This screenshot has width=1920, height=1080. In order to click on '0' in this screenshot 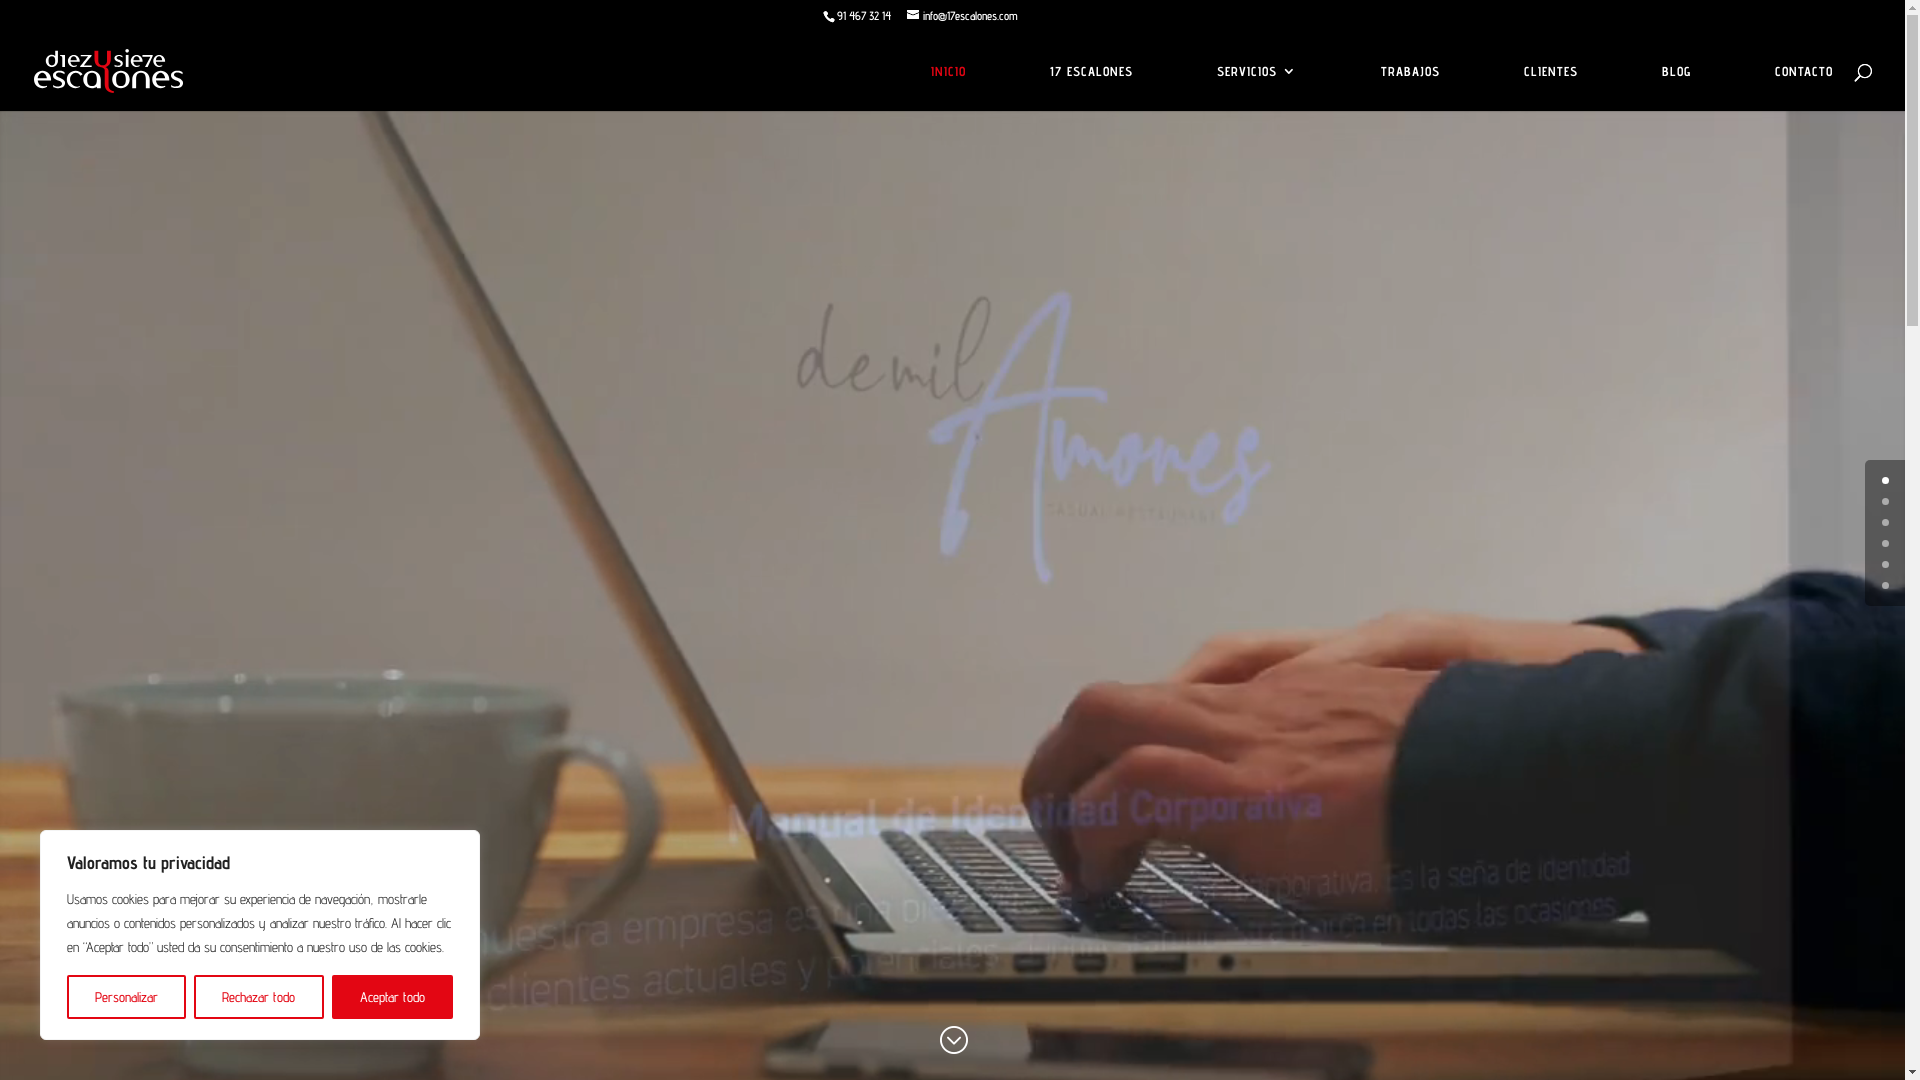, I will do `click(1884, 480)`.